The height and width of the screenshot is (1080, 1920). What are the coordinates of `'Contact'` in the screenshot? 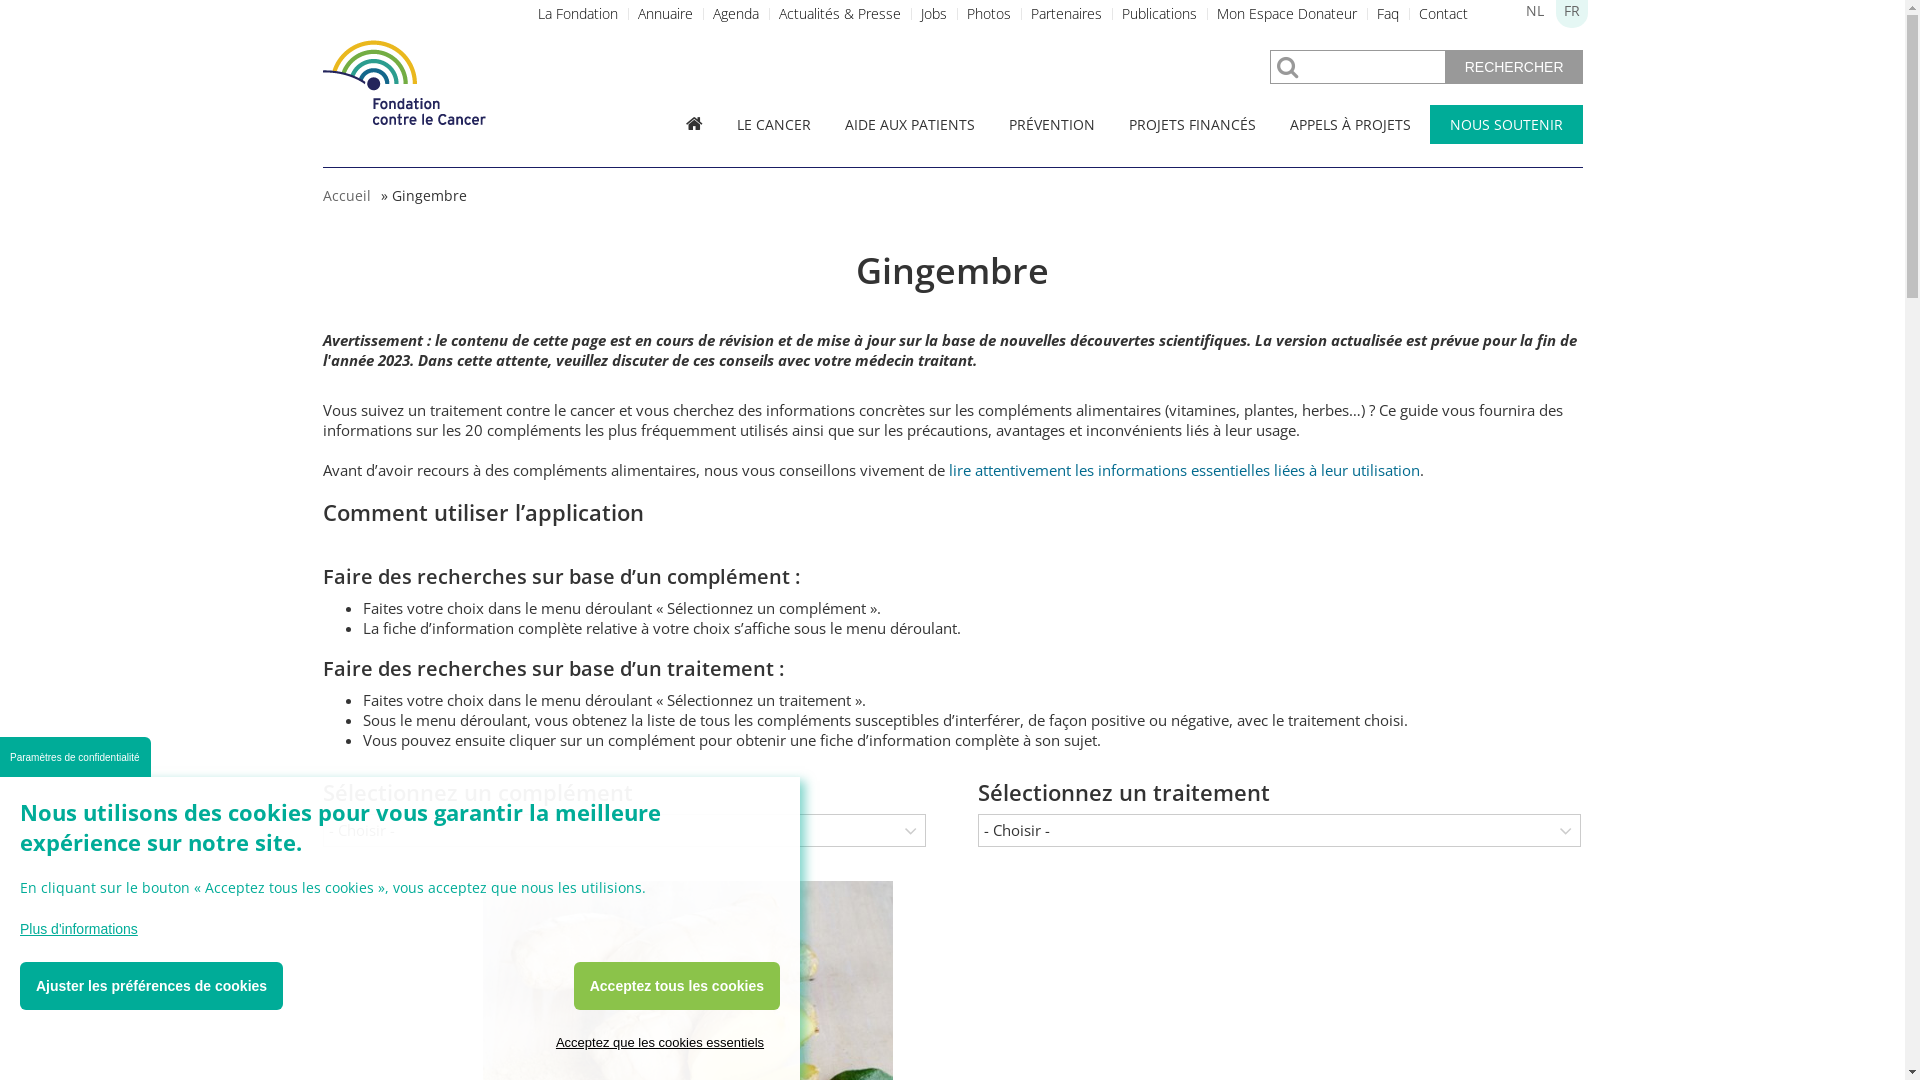 It's located at (1442, 13).